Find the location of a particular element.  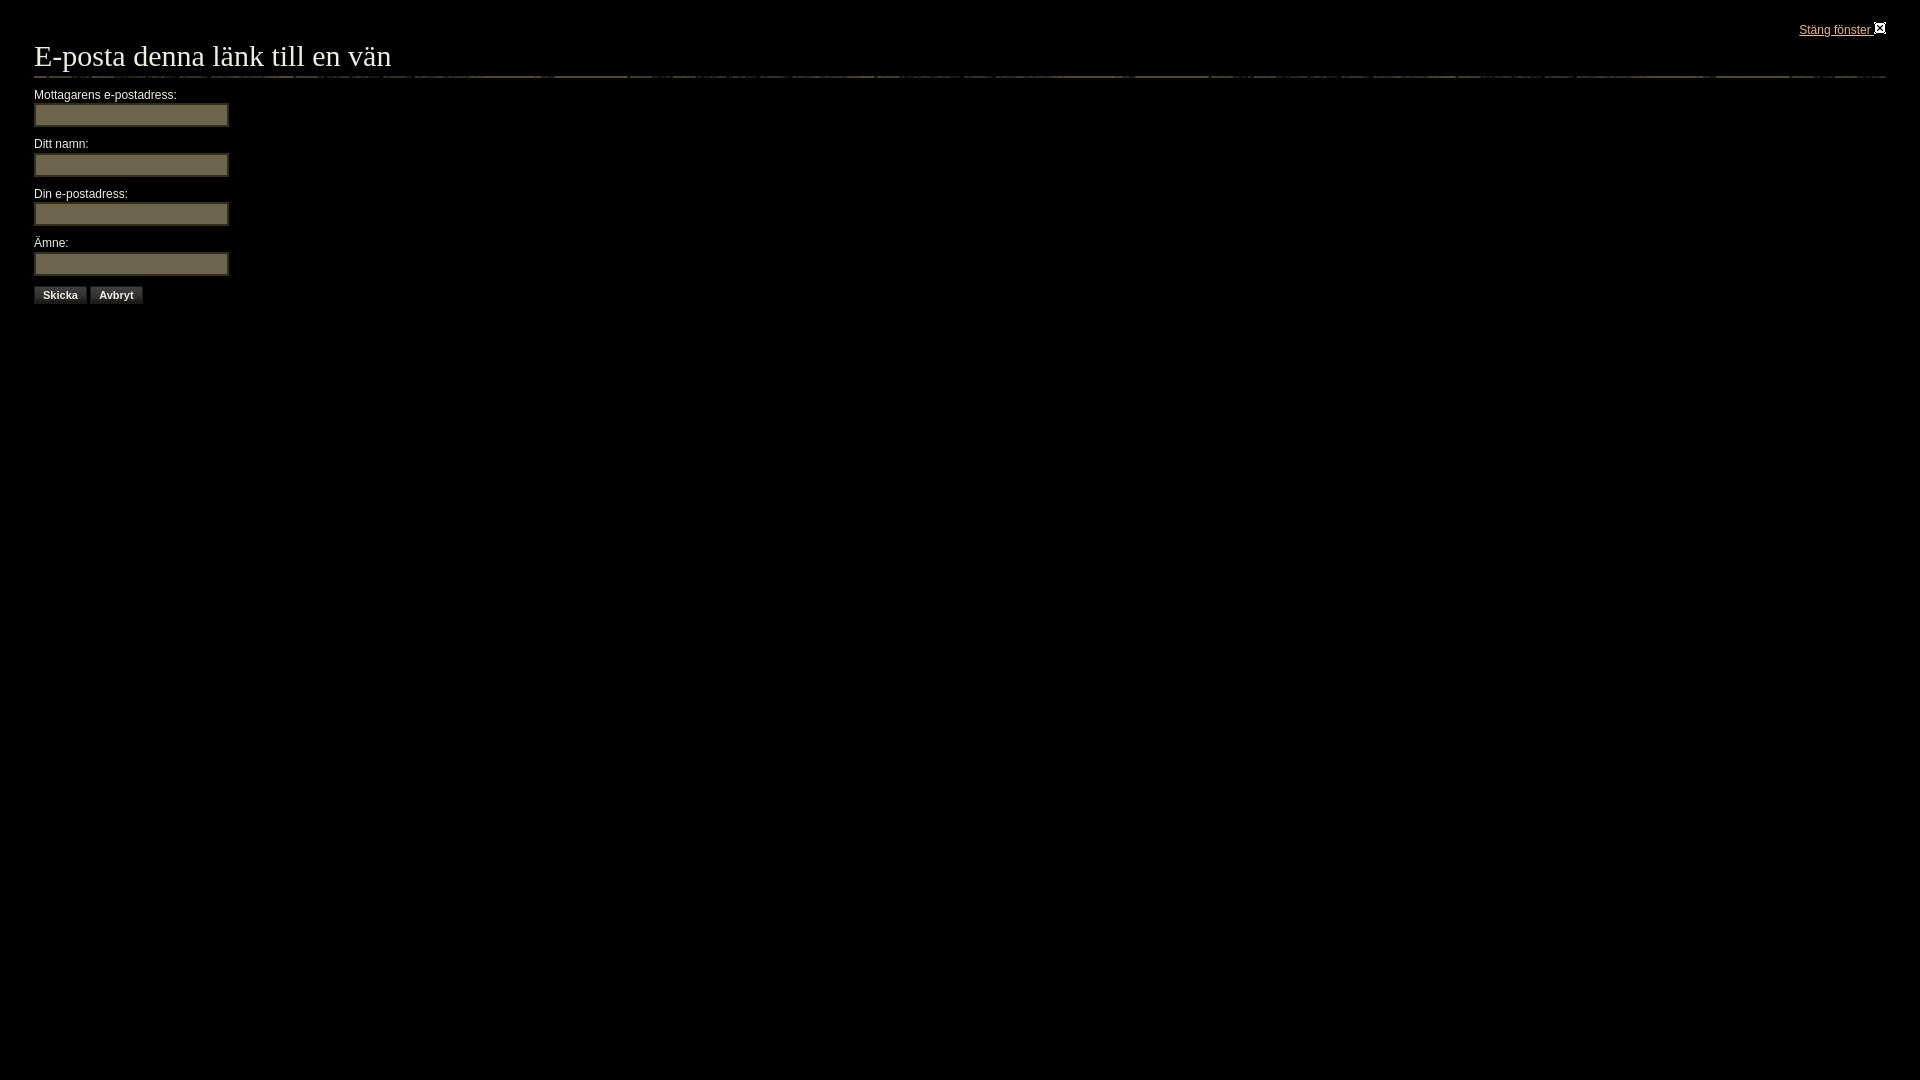

'Avbryt' is located at coordinates (114, 294).